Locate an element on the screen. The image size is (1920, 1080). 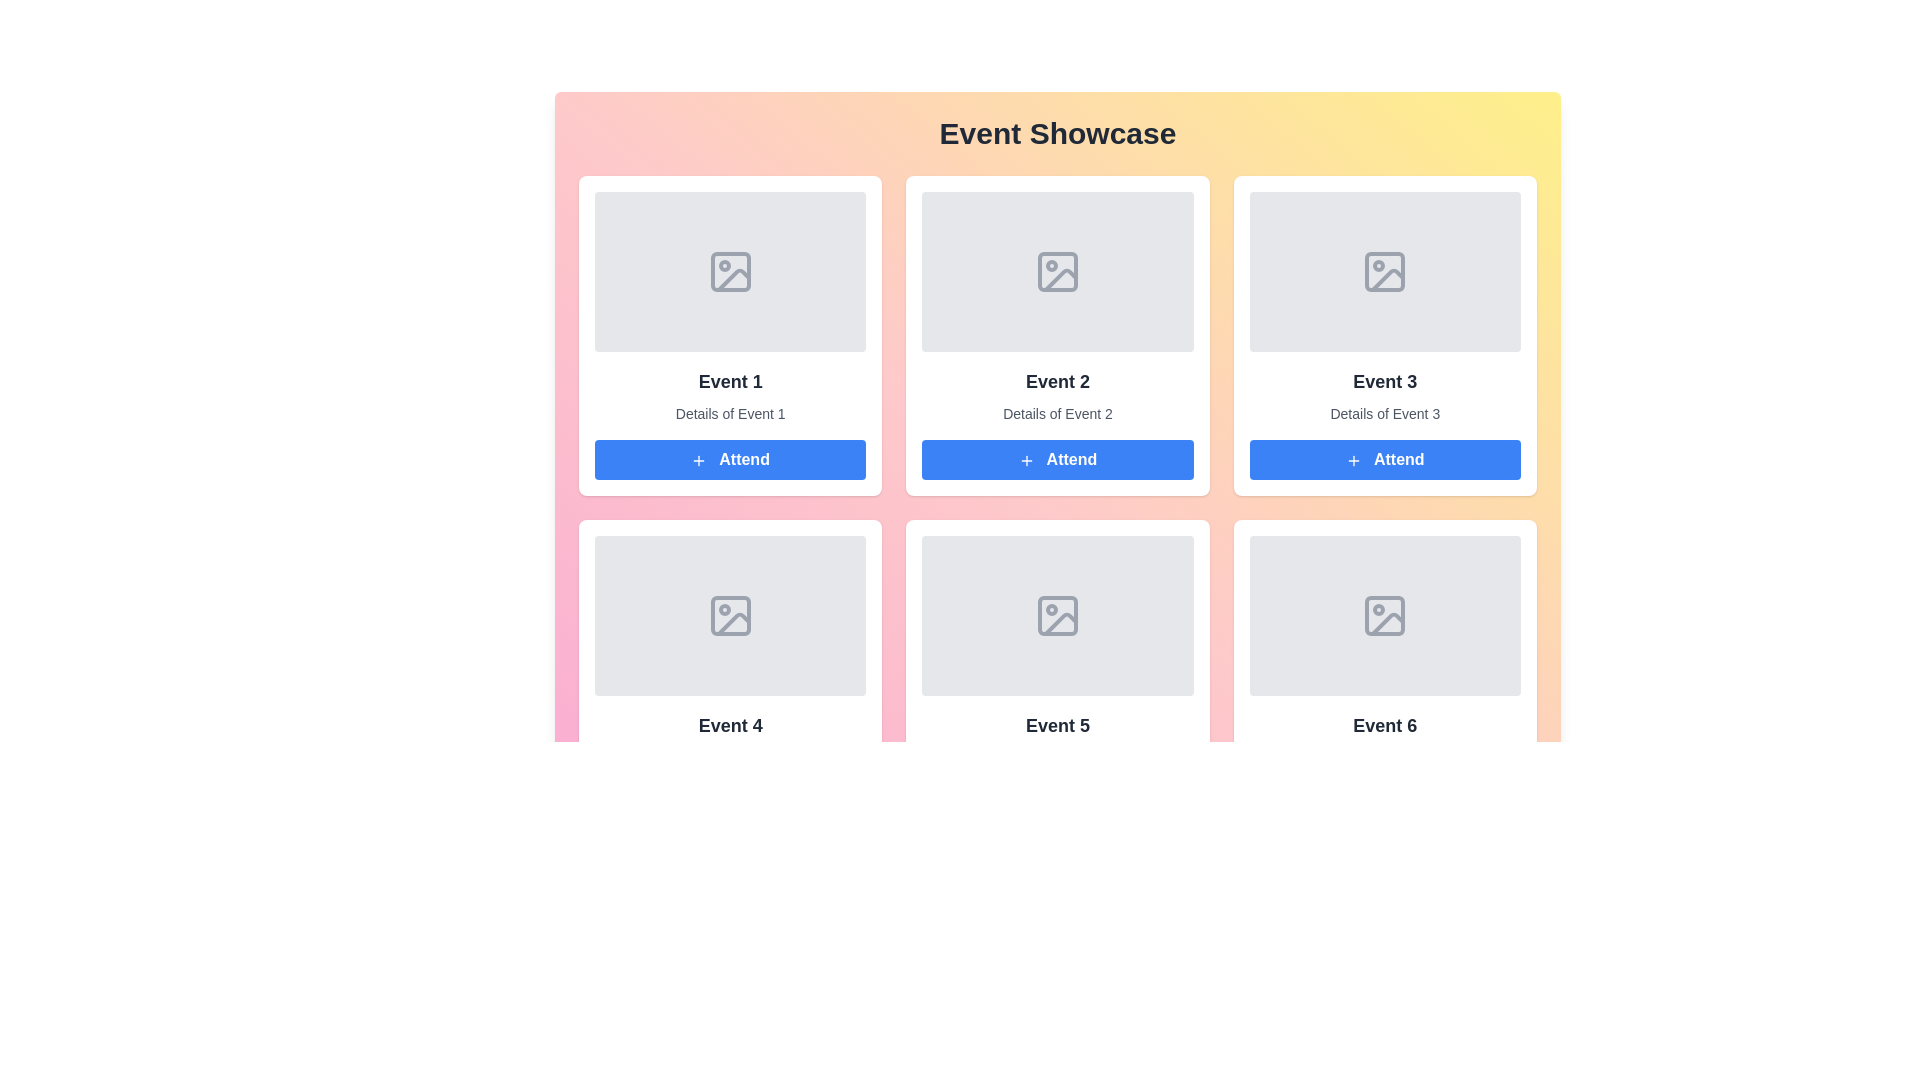
heading text 'Event Showcase' which is prominently styled and centered at the top of the content area is located at coordinates (1056, 134).